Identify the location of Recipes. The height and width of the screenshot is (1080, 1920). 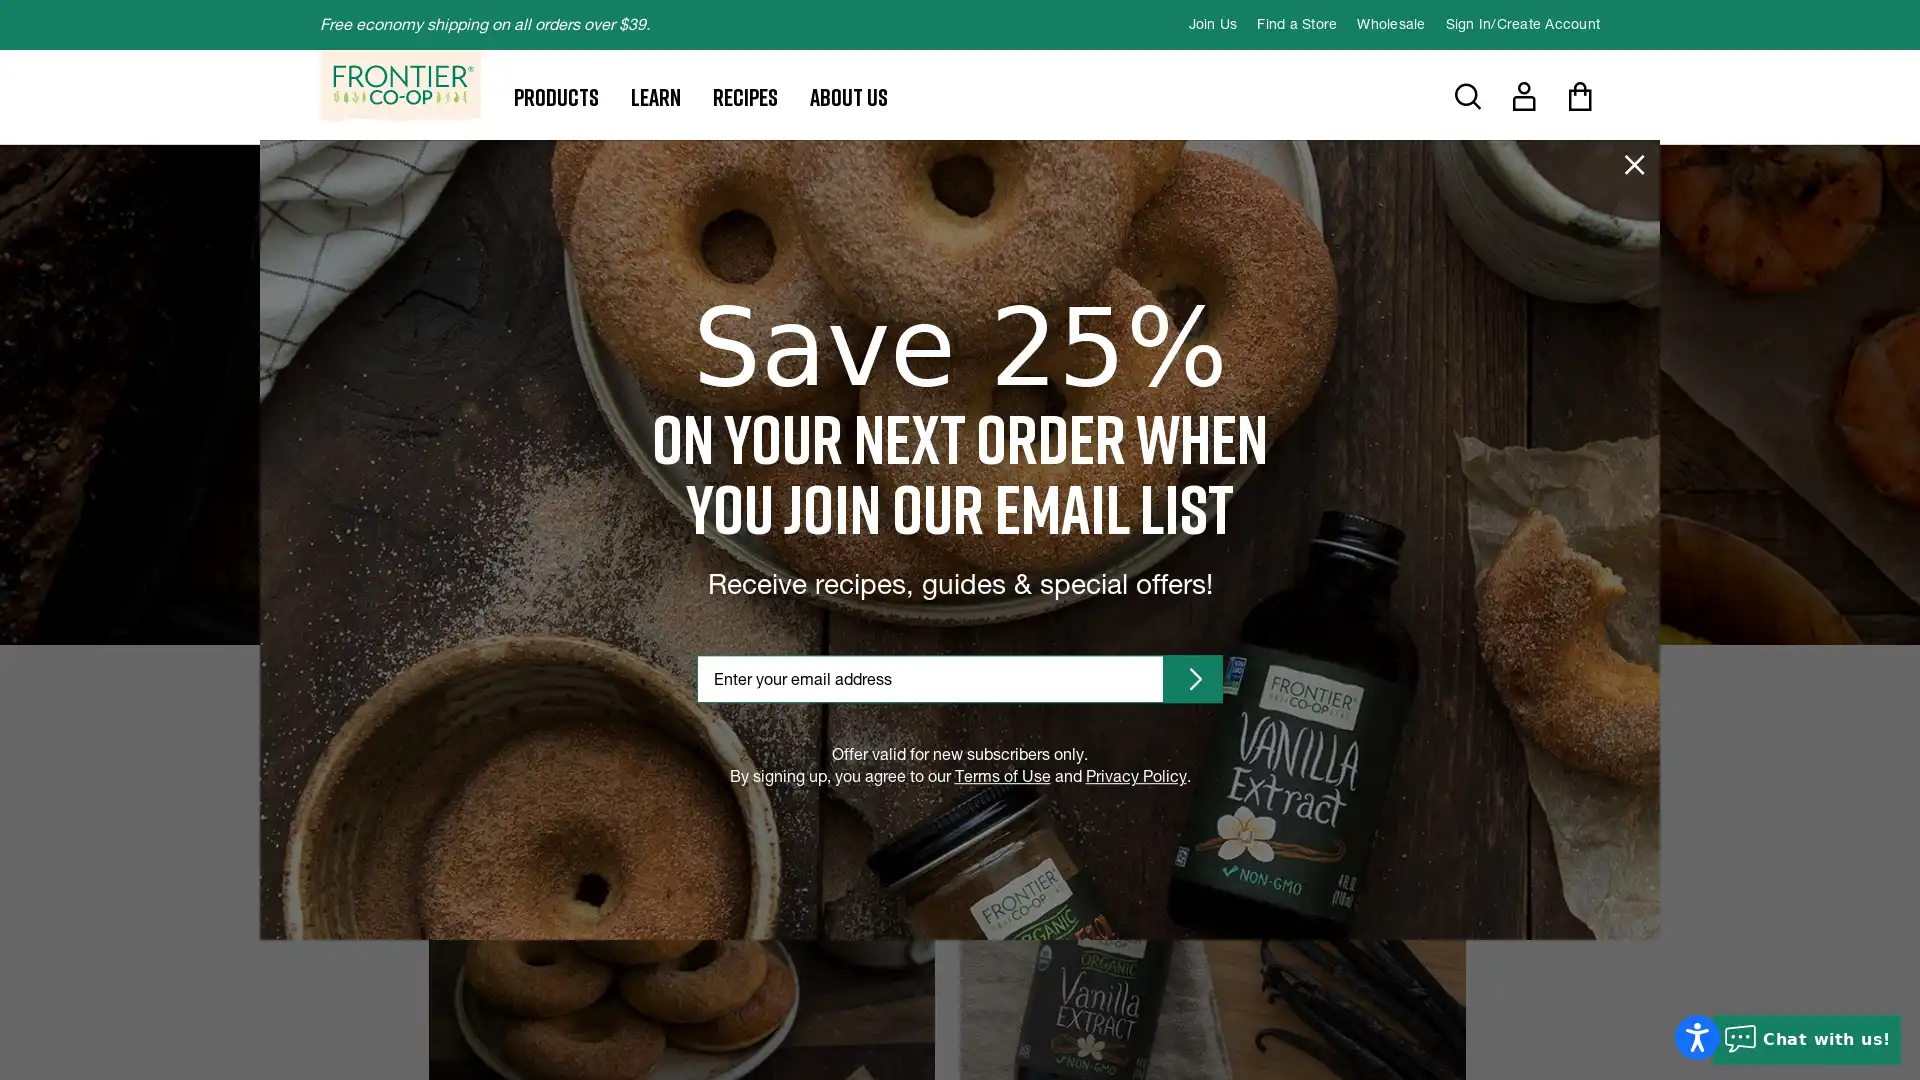
(744, 96).